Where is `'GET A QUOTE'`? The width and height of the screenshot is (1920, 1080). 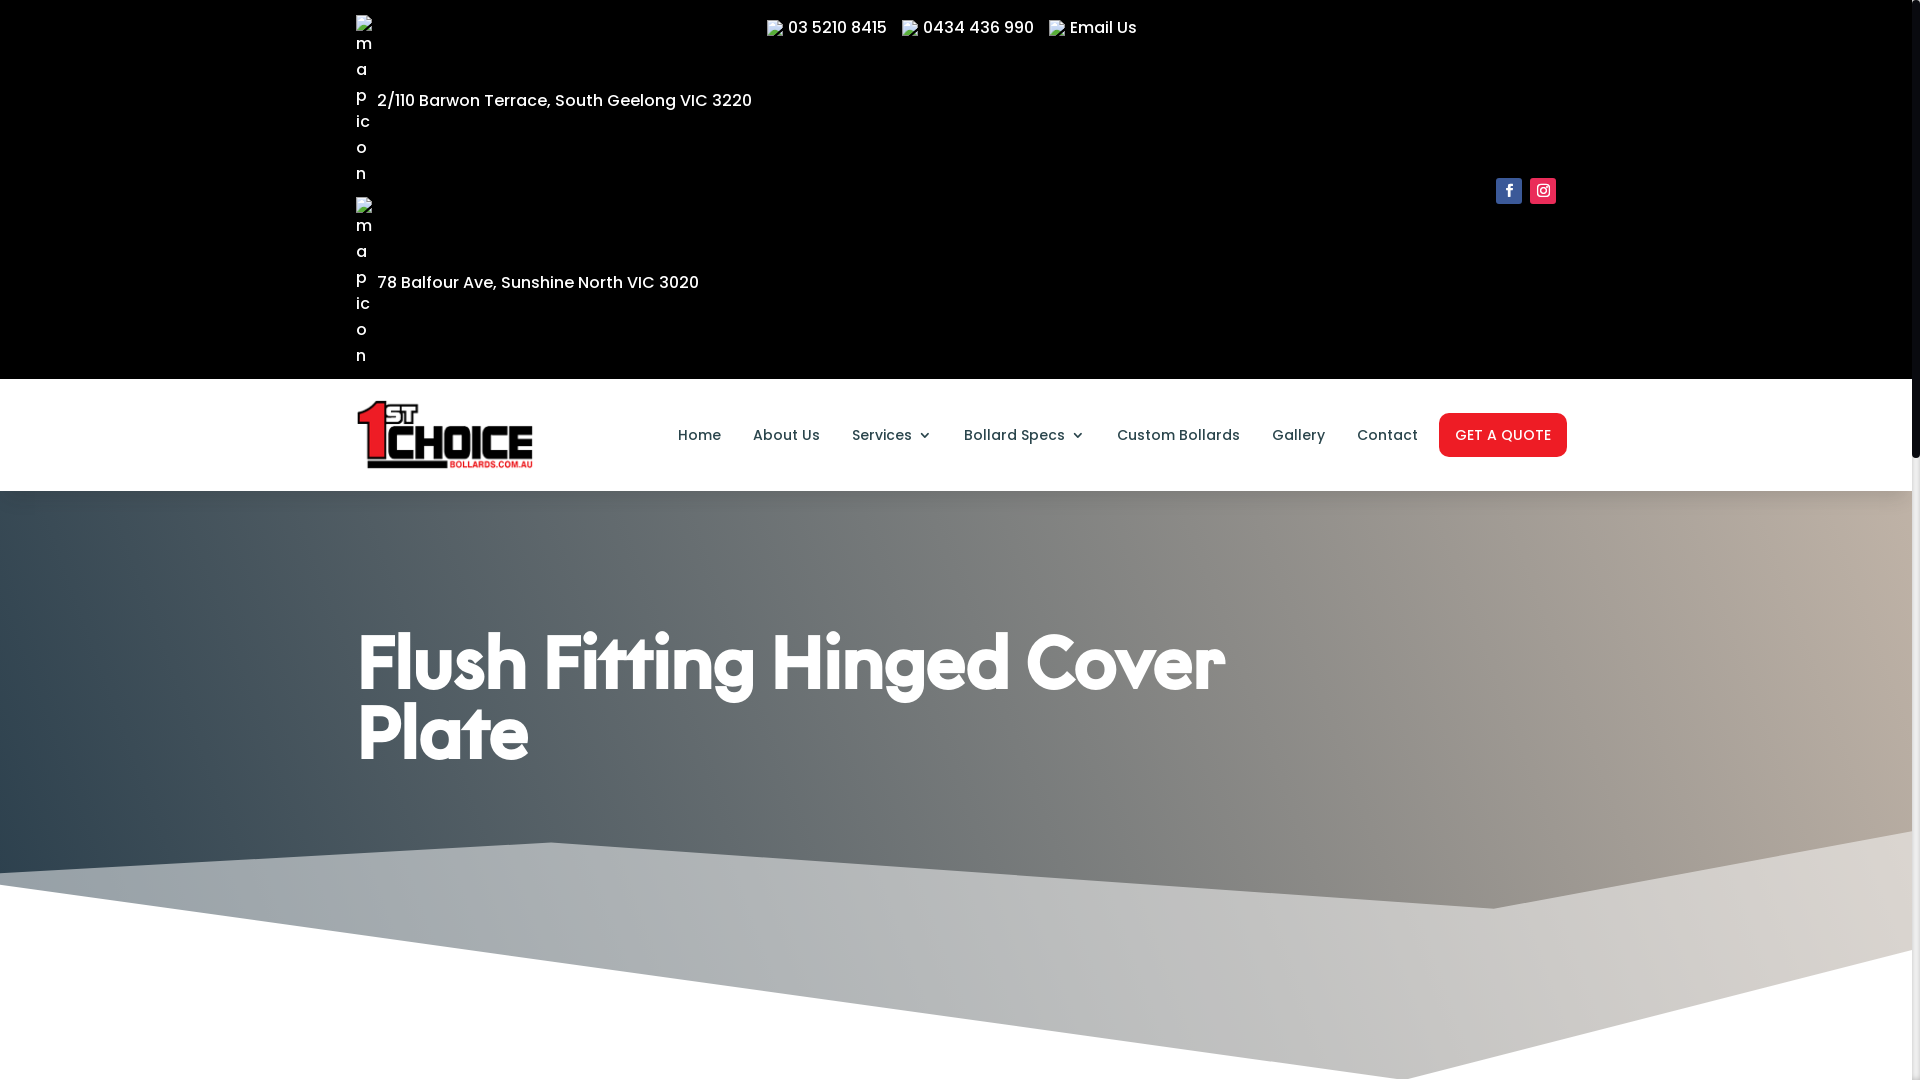 'GET A QUOTE' is located at coordinates (1502, 434).